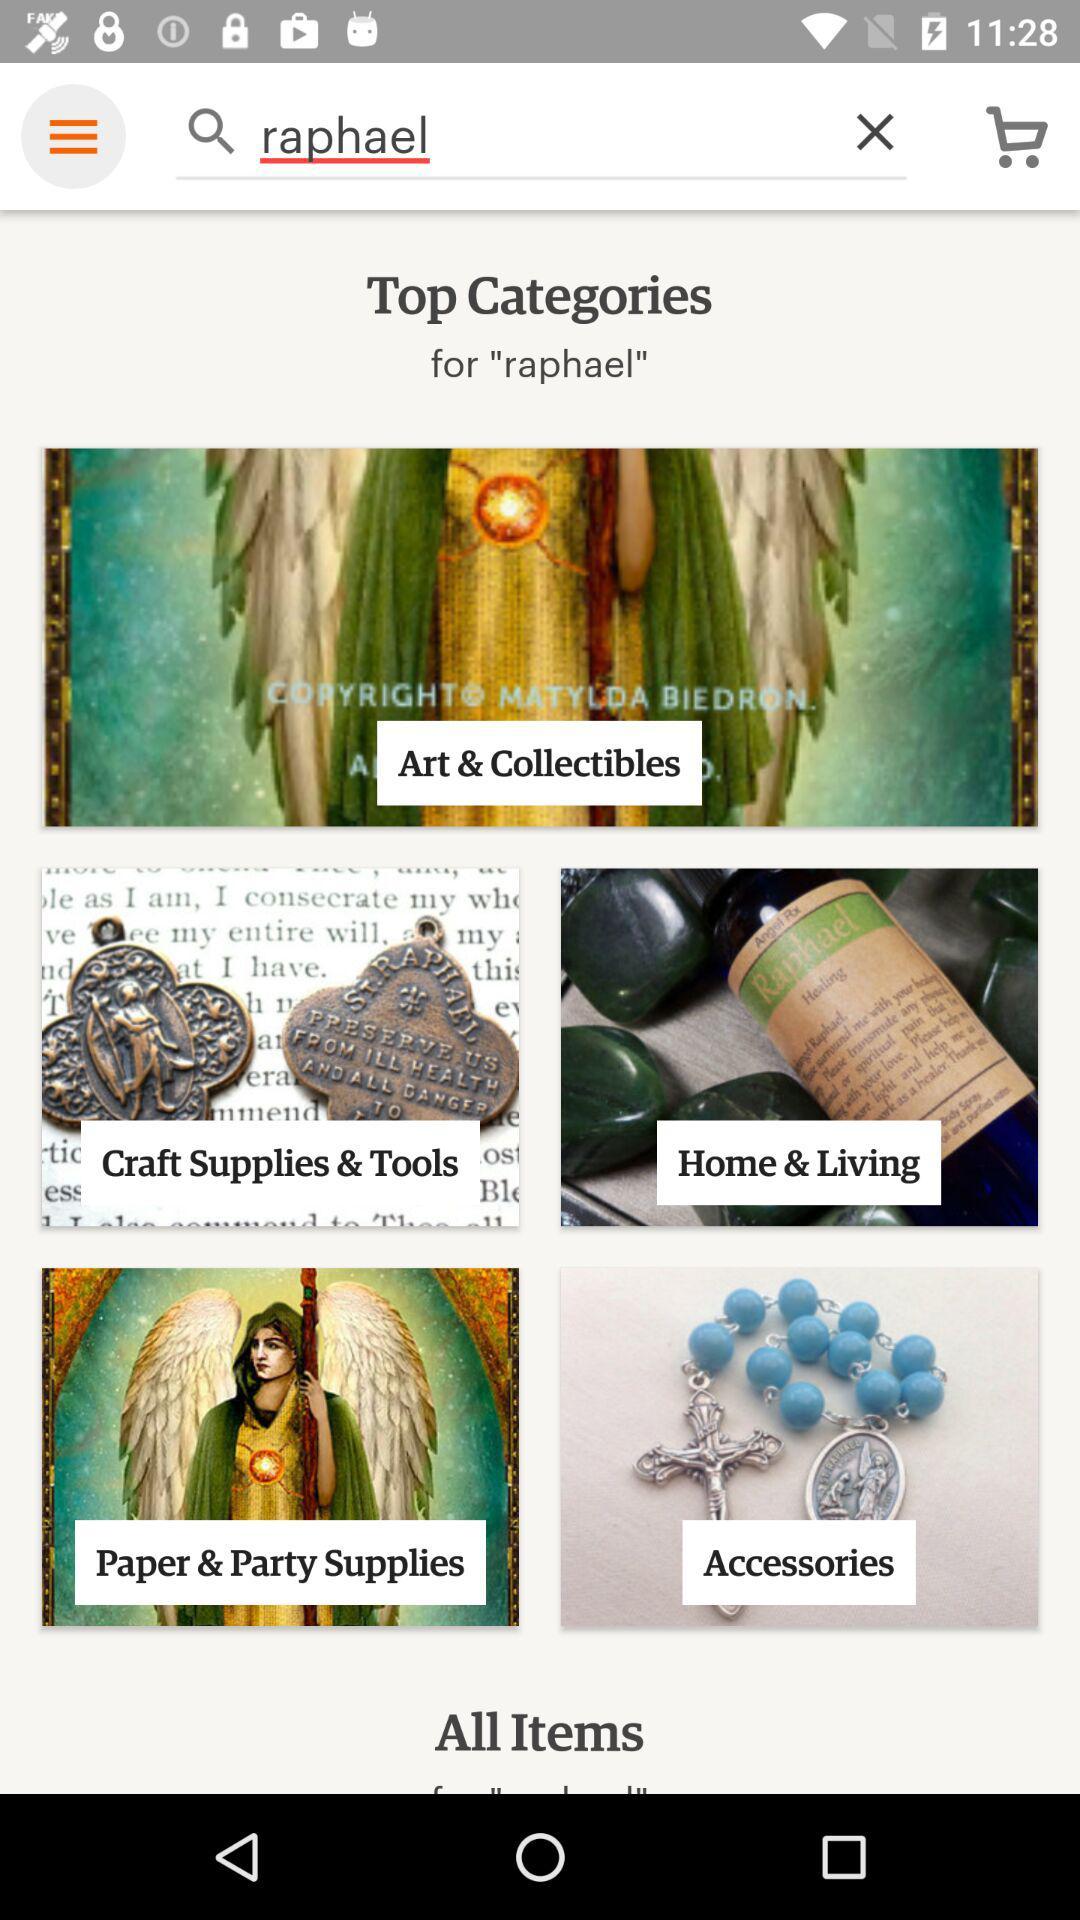 The width and height of the screenshot is (1080, 1920). Describe the element at coordinates (863, 130) in the screenshot. I see `the item to the right of raphael icon` at that location.